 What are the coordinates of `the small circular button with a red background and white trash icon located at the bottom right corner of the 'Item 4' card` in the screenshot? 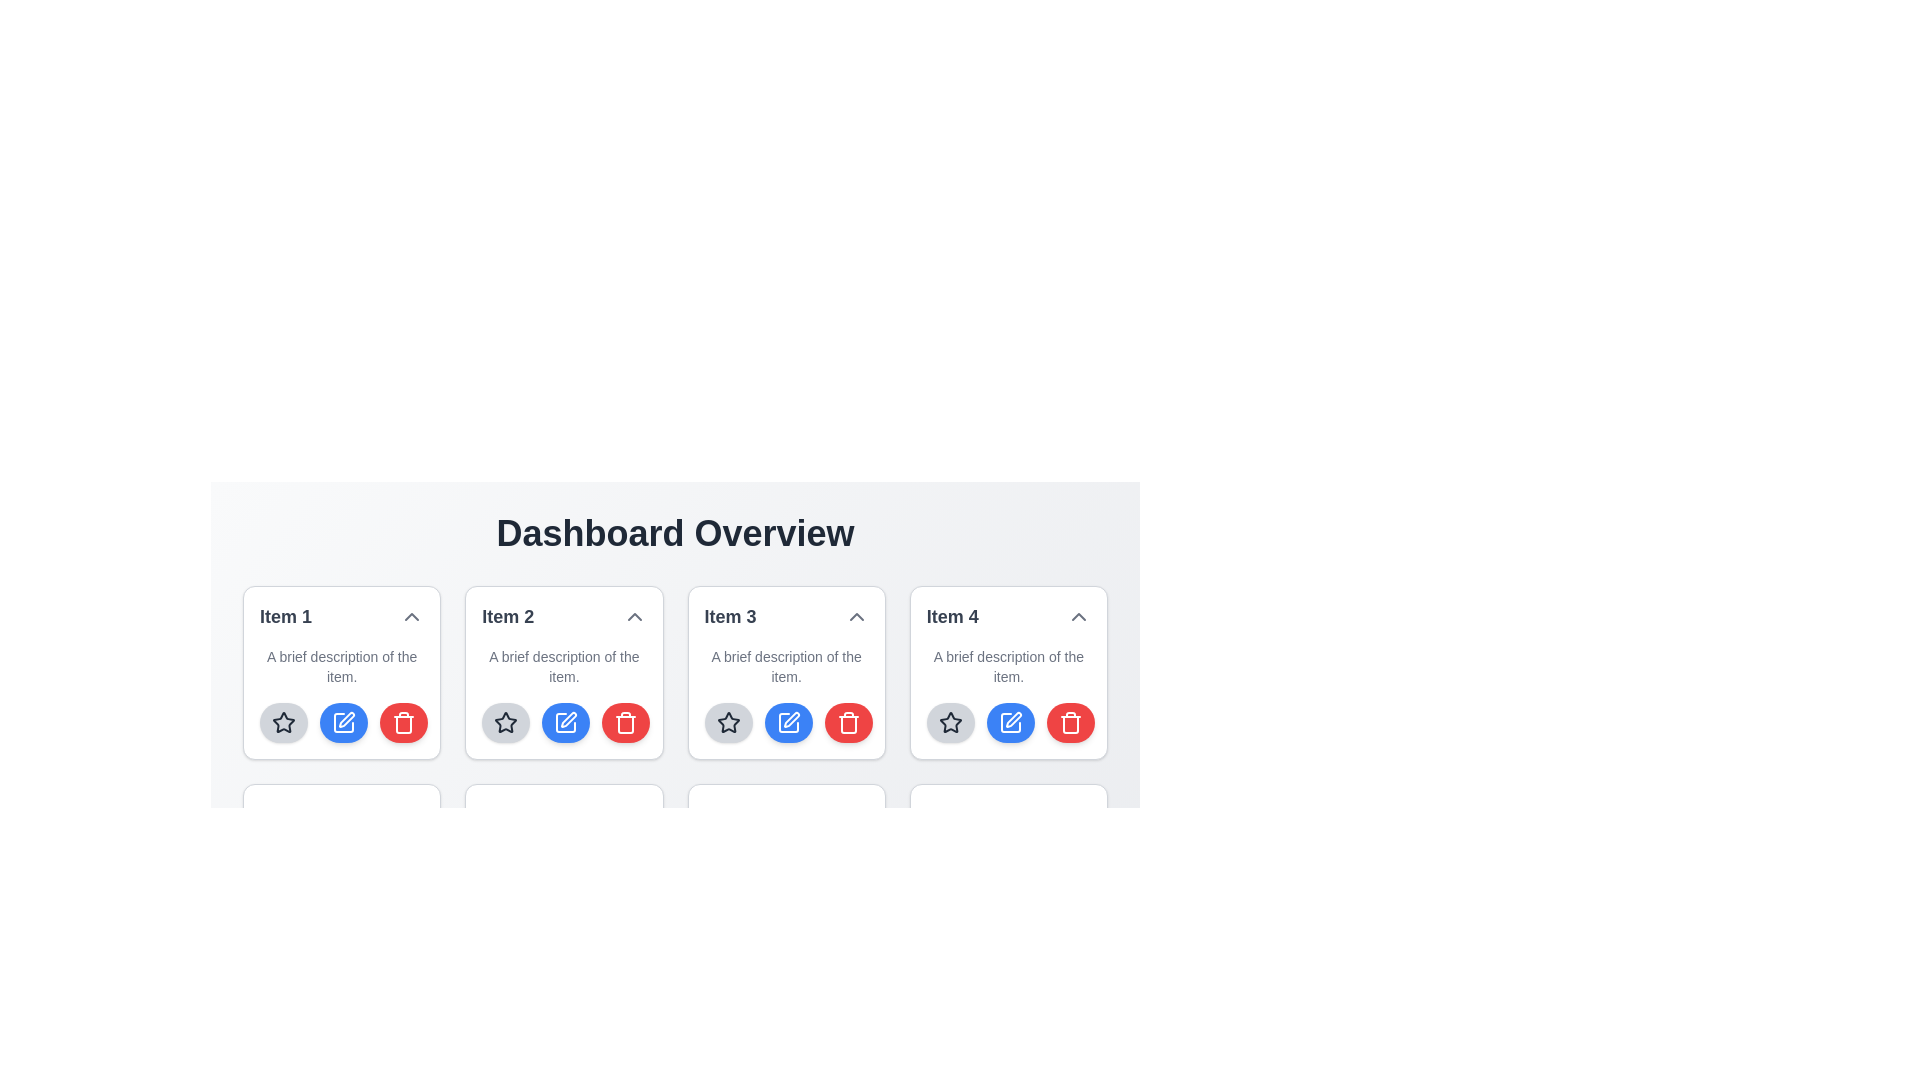 It's located at (1069, 722).